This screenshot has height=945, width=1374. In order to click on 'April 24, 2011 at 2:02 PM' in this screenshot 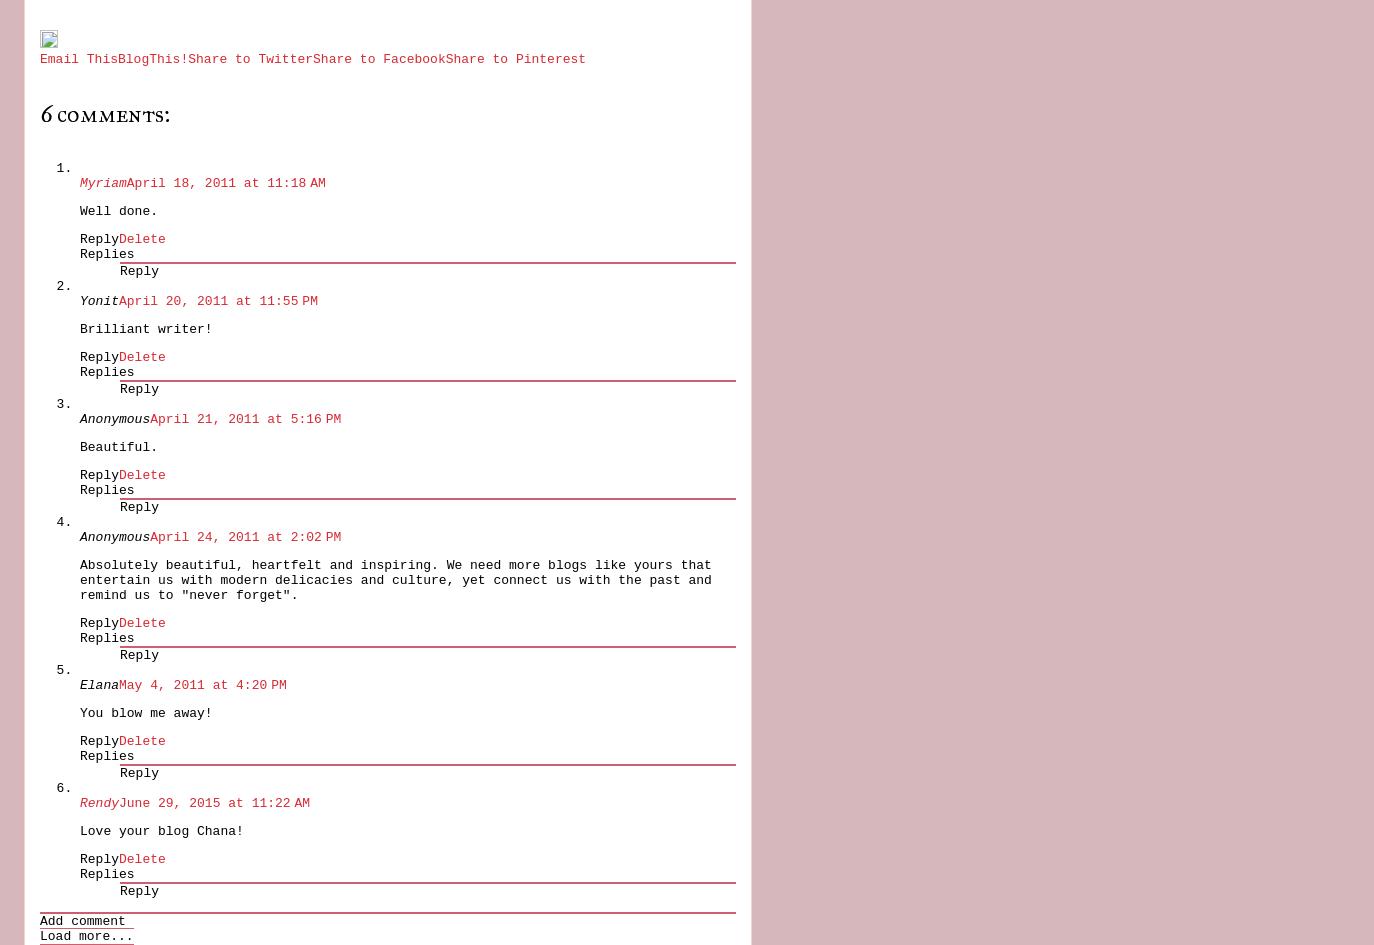, I will do `click(244, 535)`.